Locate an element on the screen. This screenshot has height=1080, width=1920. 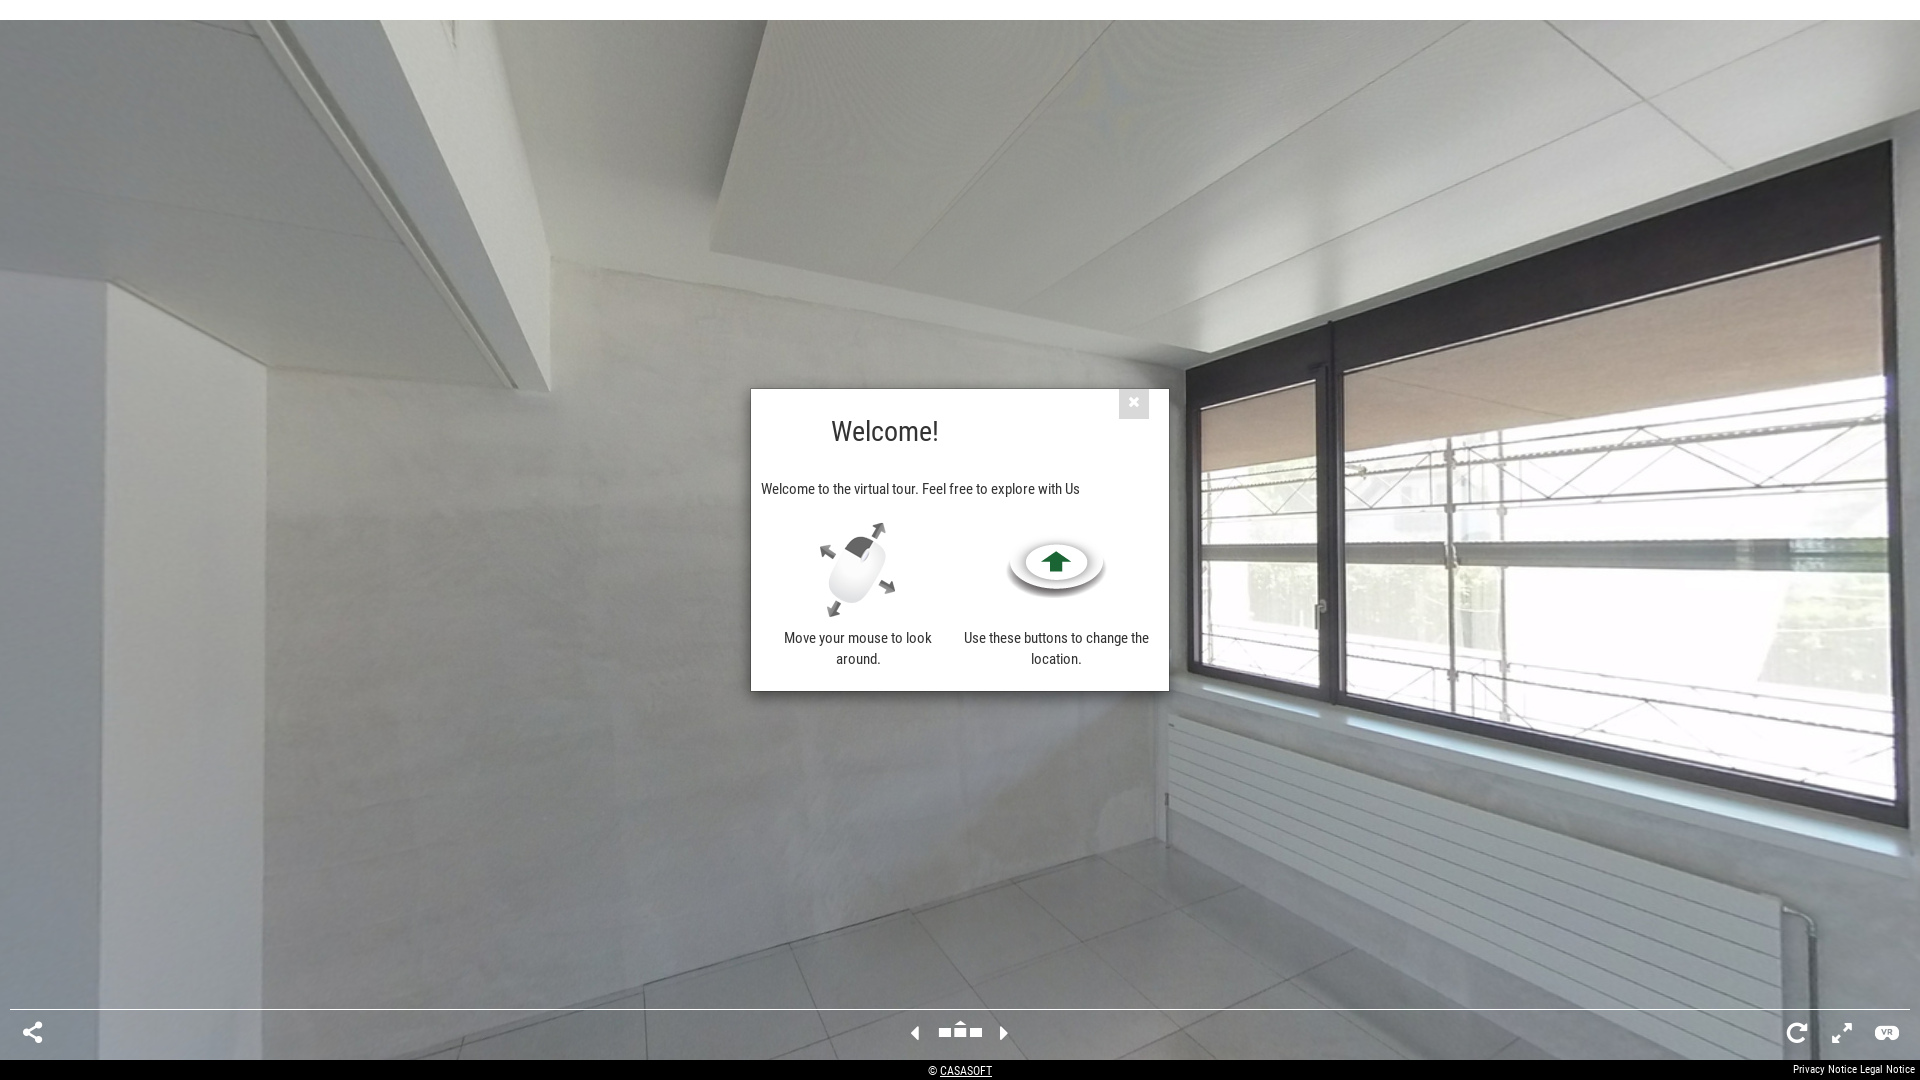
'Next' is located at coordinates (1004, 1033).